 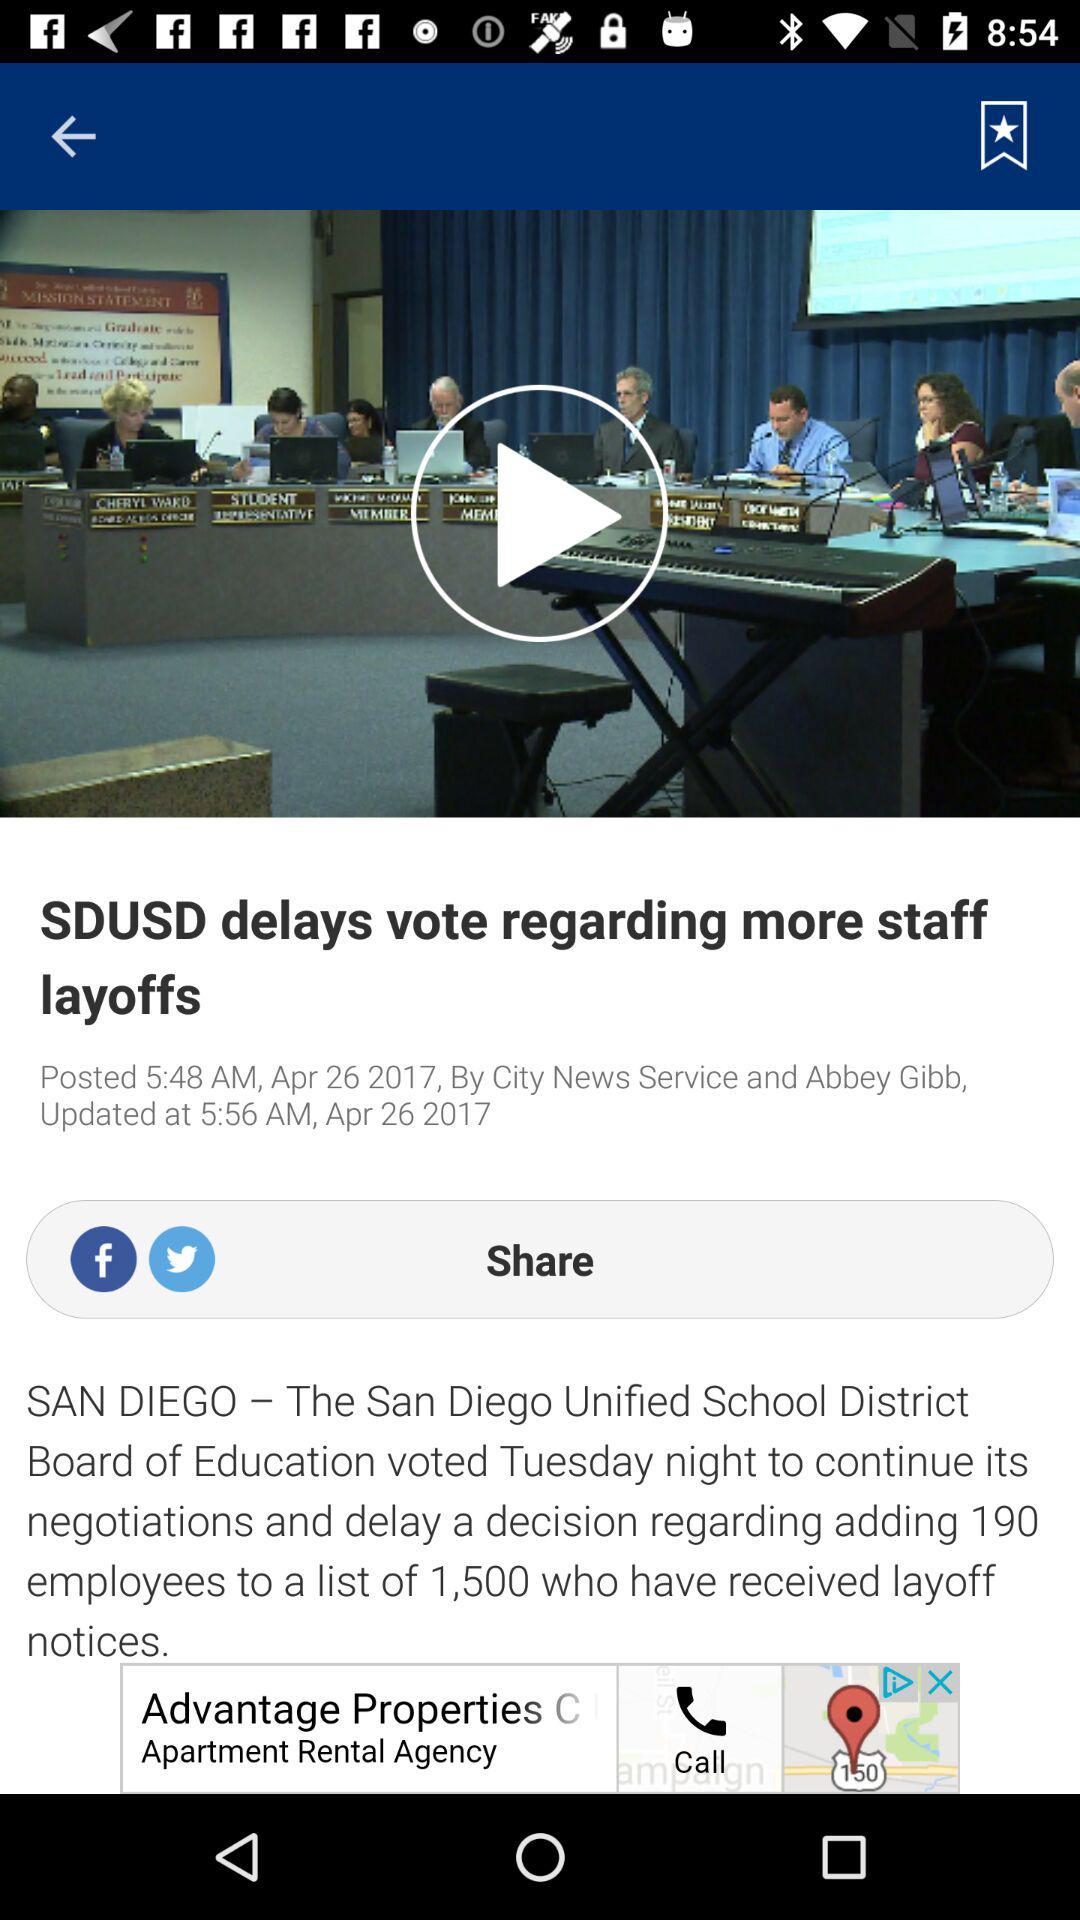 What do you see at coordinates (538, 513) in the screenshot?
I see `stop` at bounding box center [538, 513].